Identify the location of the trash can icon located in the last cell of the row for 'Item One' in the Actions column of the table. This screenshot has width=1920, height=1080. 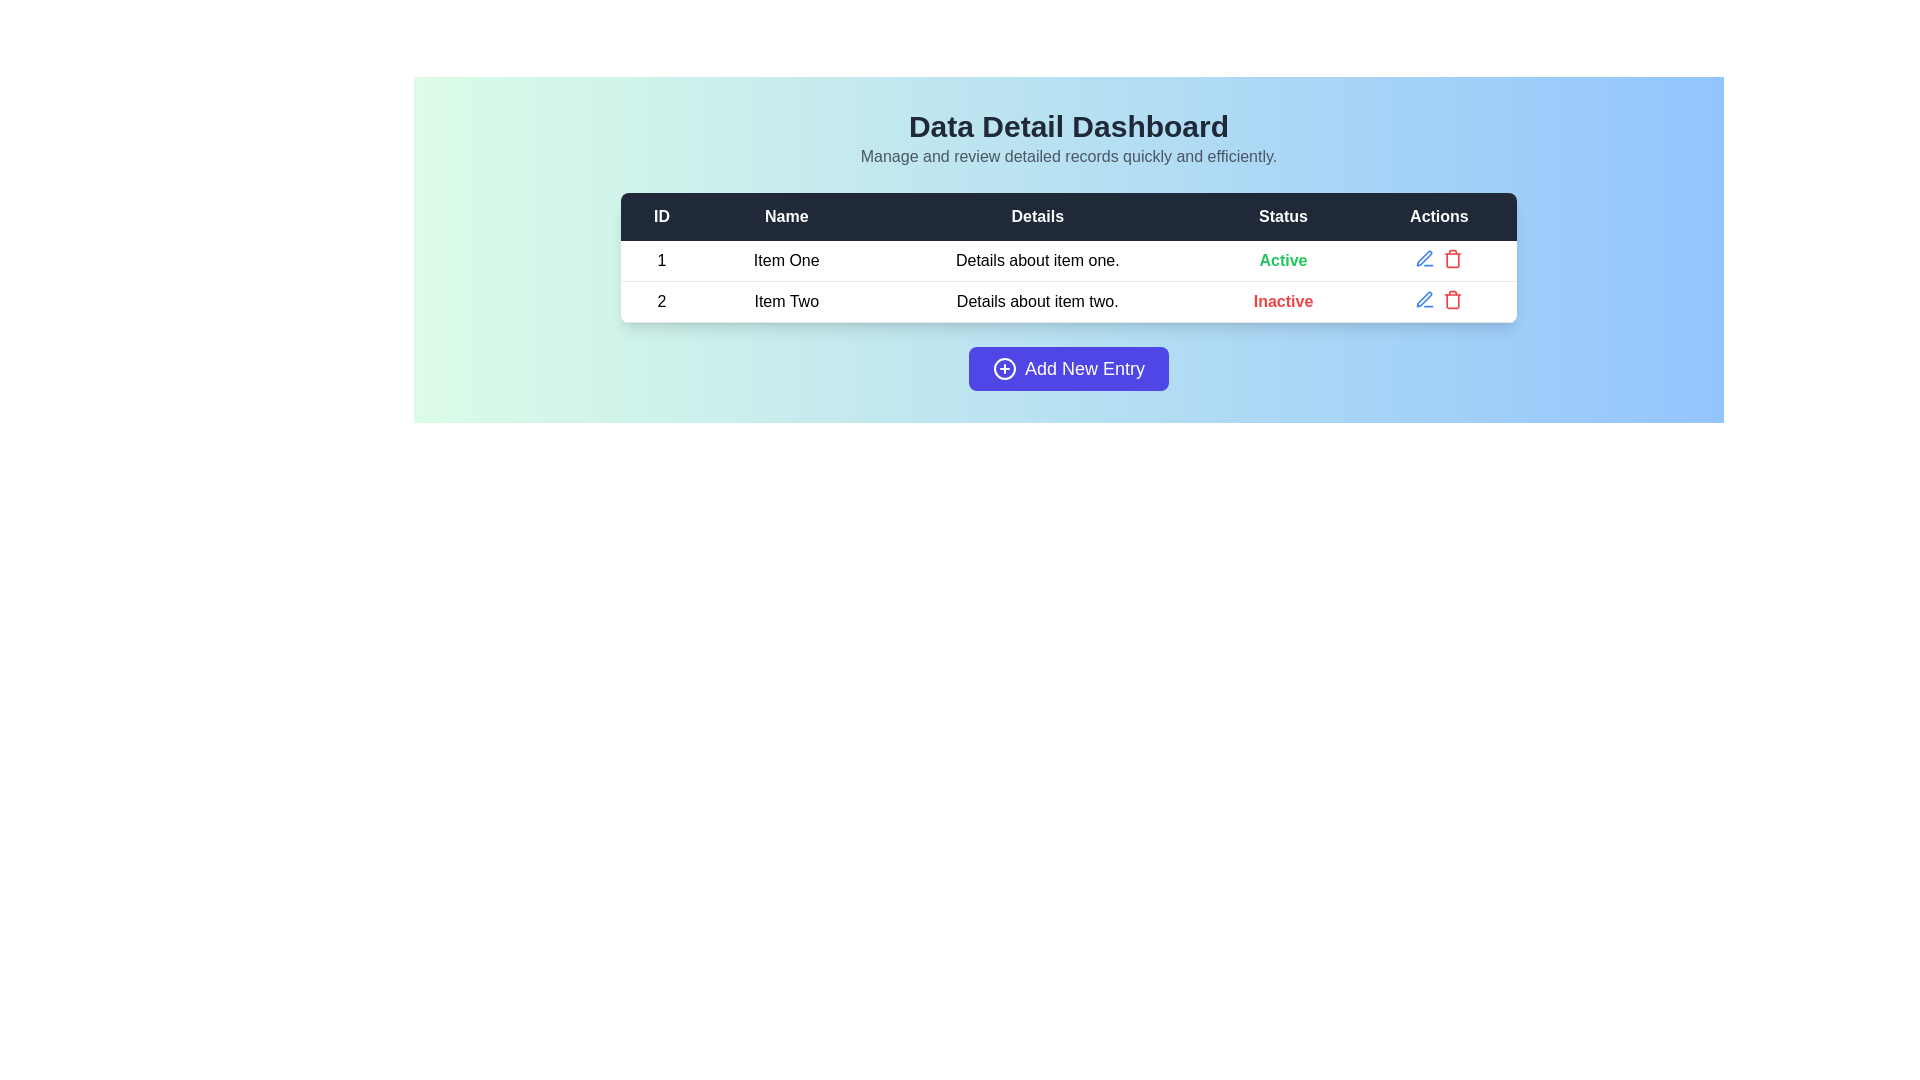
(1438, 257).